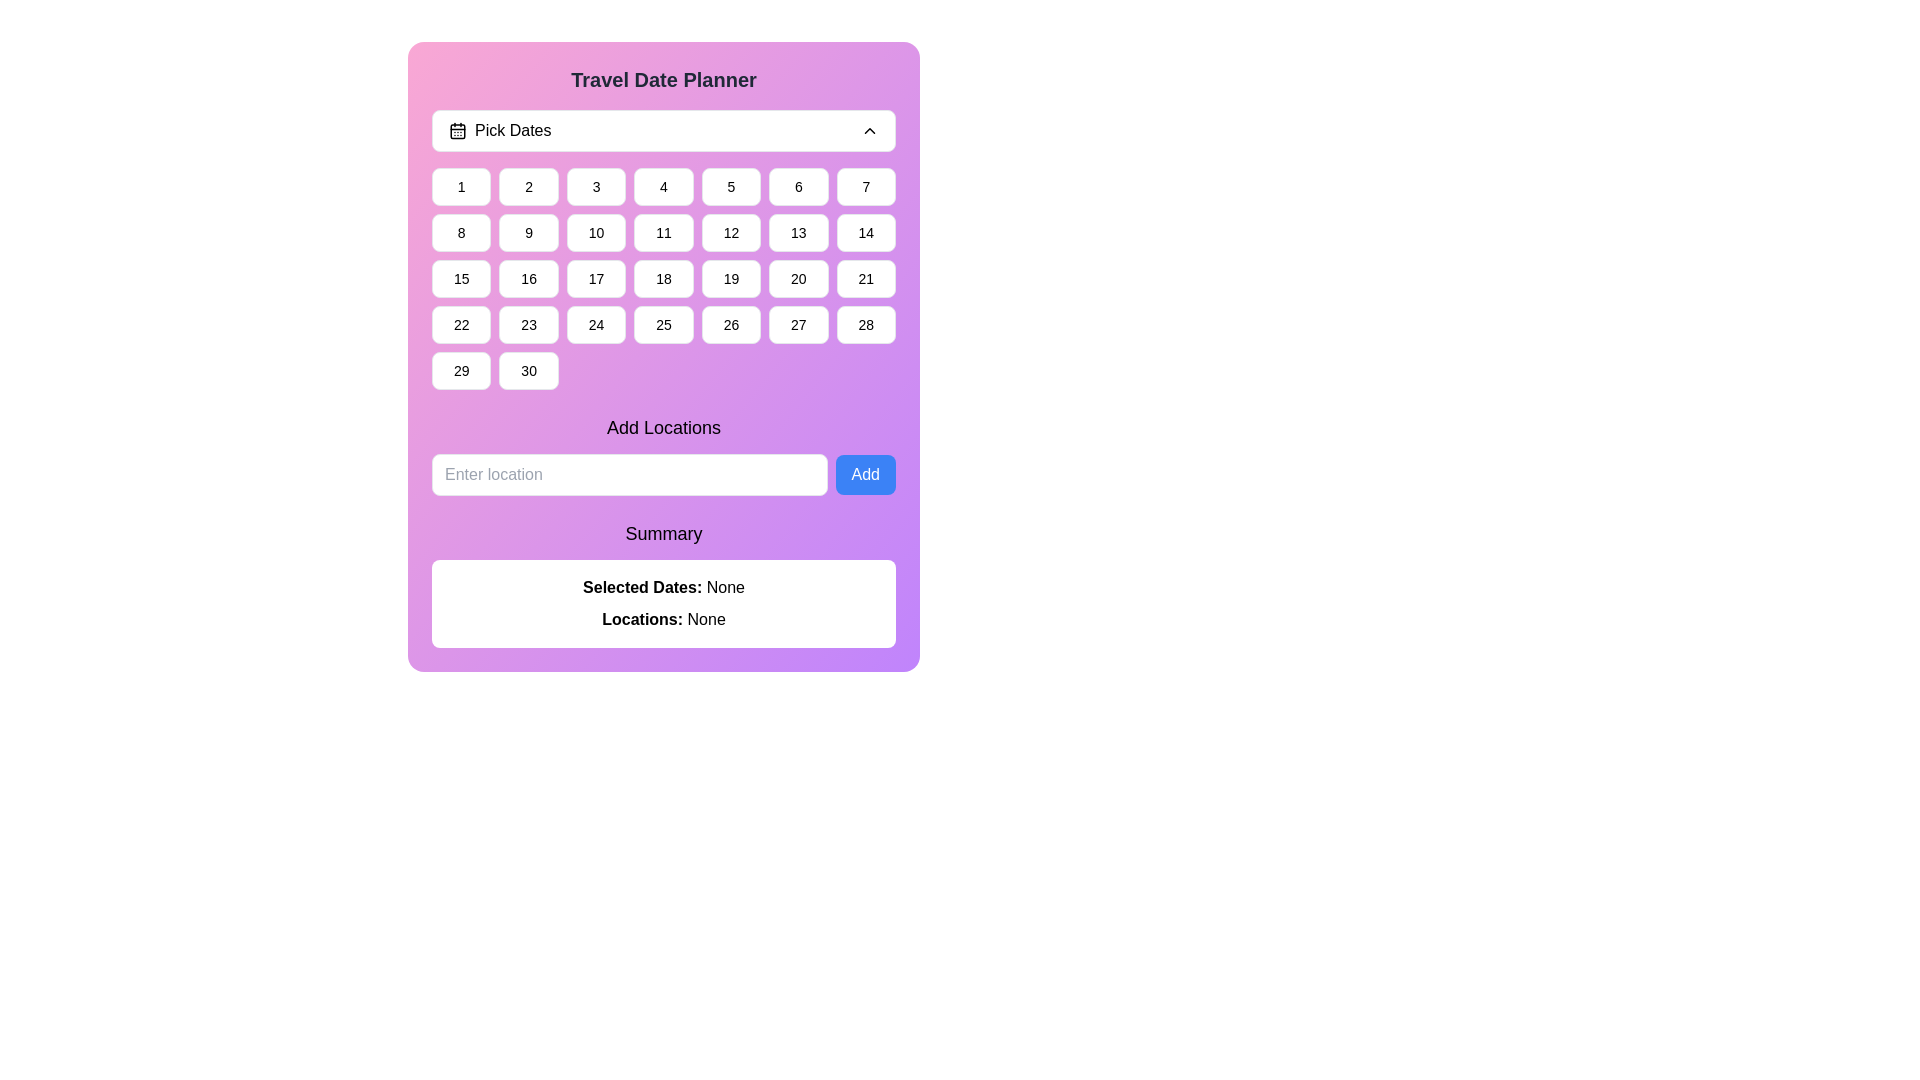 Image resolution: width=1920 pixels, height=1080 pixels. Describe the element at coordinates (797, 186) in the screenshot. I see `the square button with a white background and a black '6' in the calendar section` at that location.